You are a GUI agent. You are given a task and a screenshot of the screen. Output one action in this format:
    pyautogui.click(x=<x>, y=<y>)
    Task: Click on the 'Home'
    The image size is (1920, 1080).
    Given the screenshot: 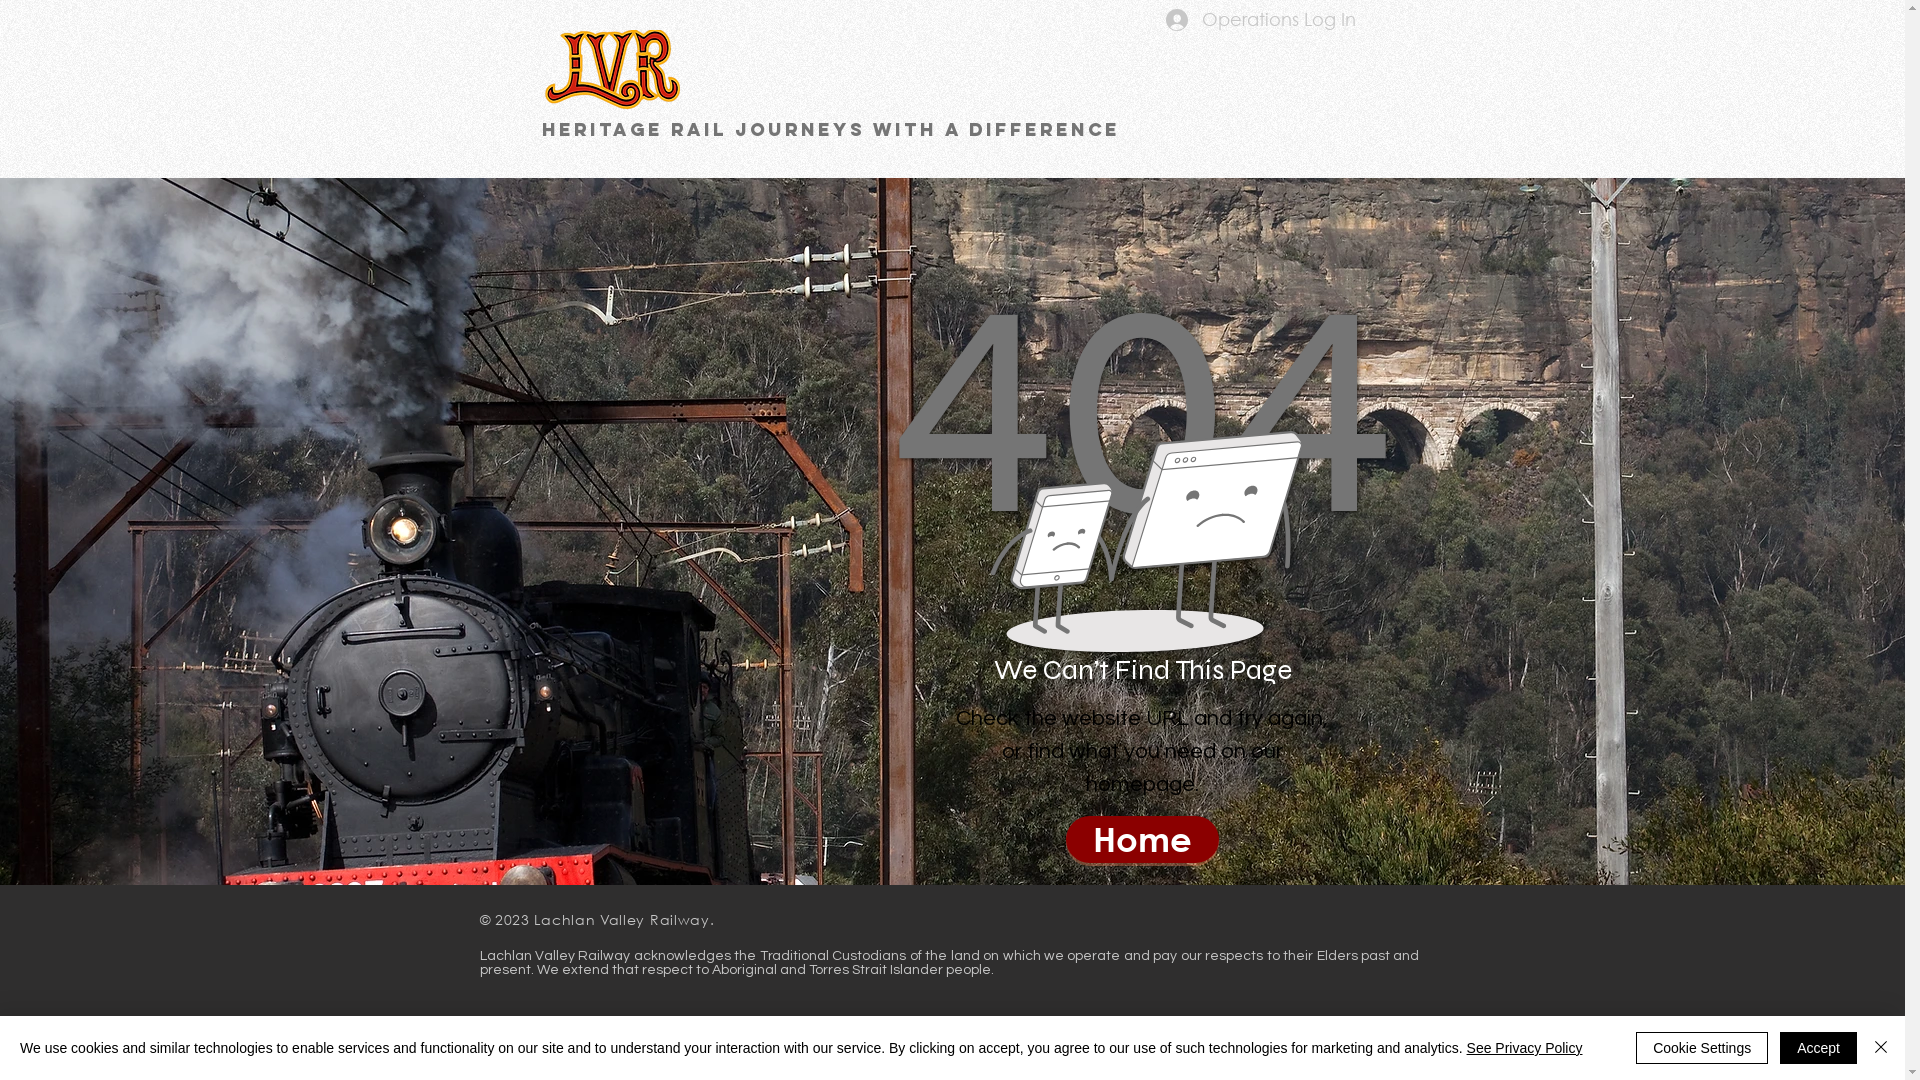 What is the action you would take?
    pyautogui.click(x=1142, y=839)
    